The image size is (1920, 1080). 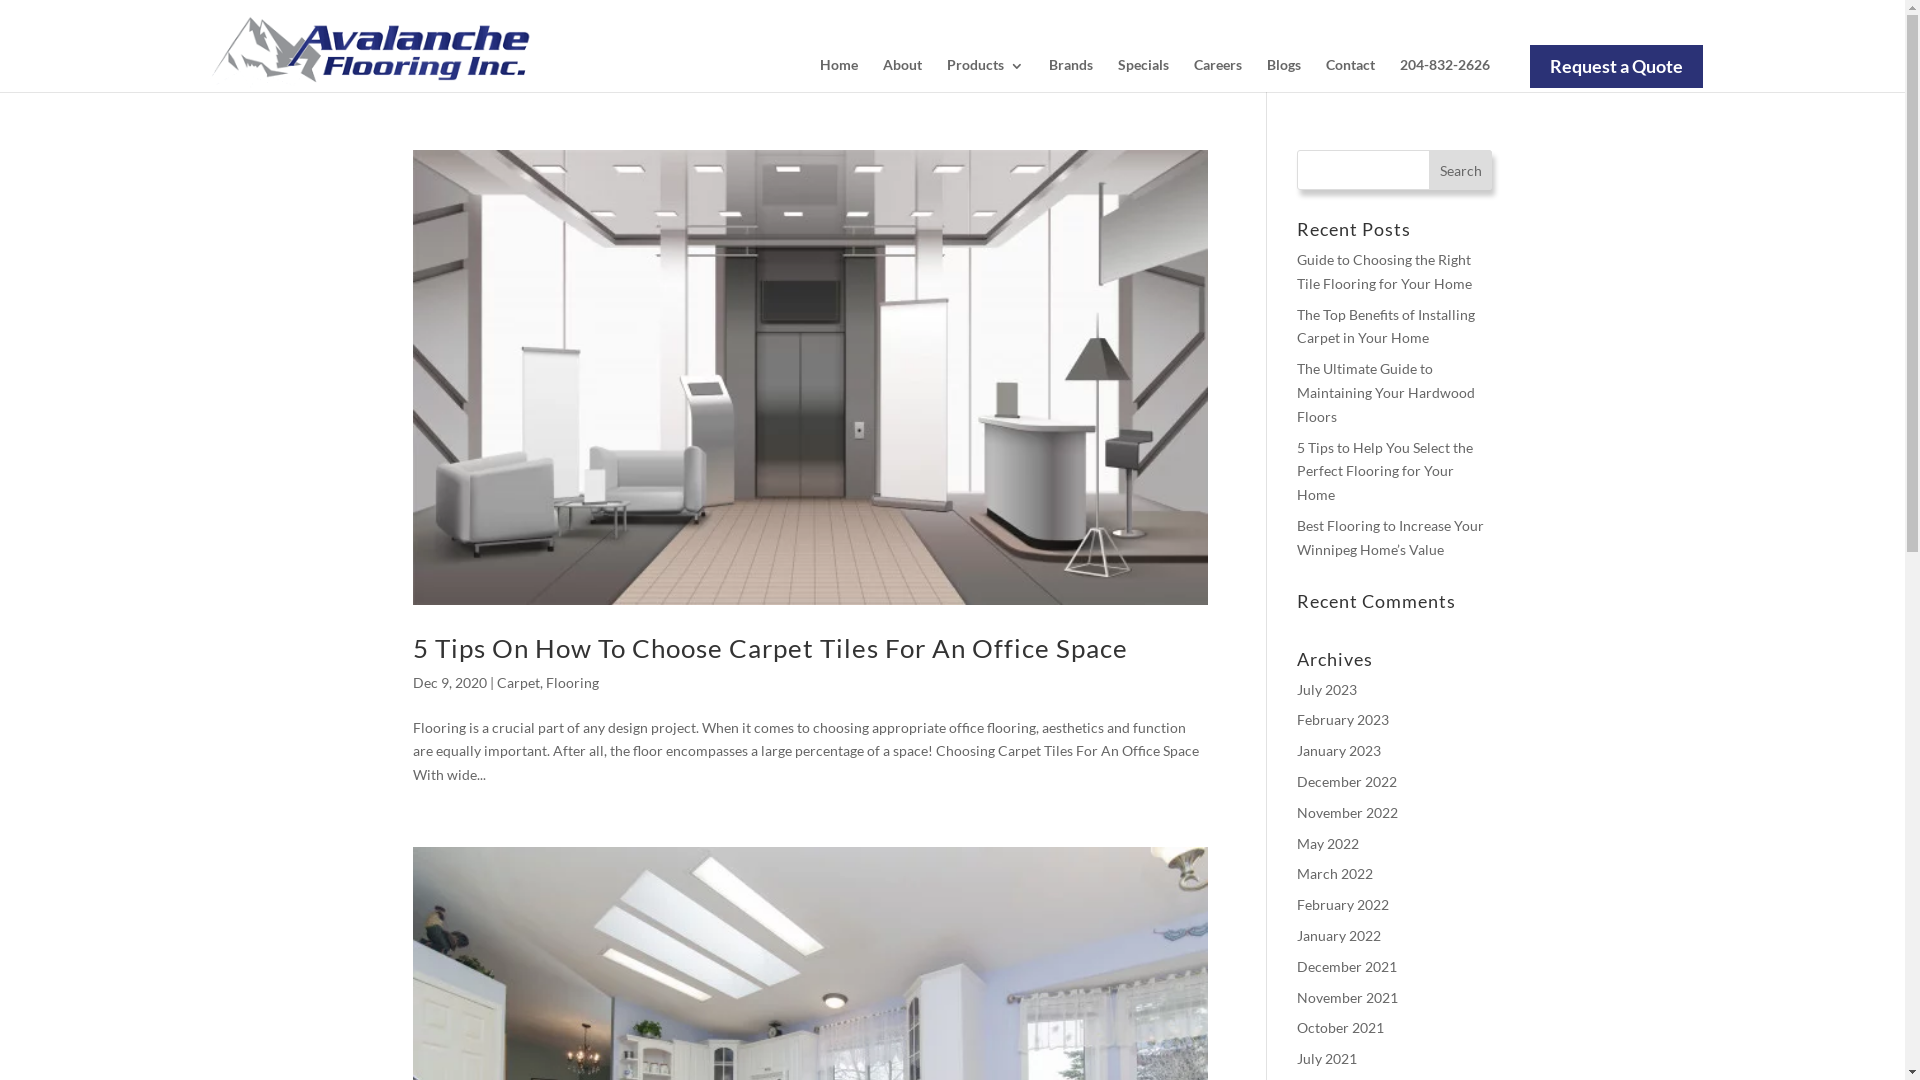 I want to click on 'July 2023', so click(x=1326, y=688).